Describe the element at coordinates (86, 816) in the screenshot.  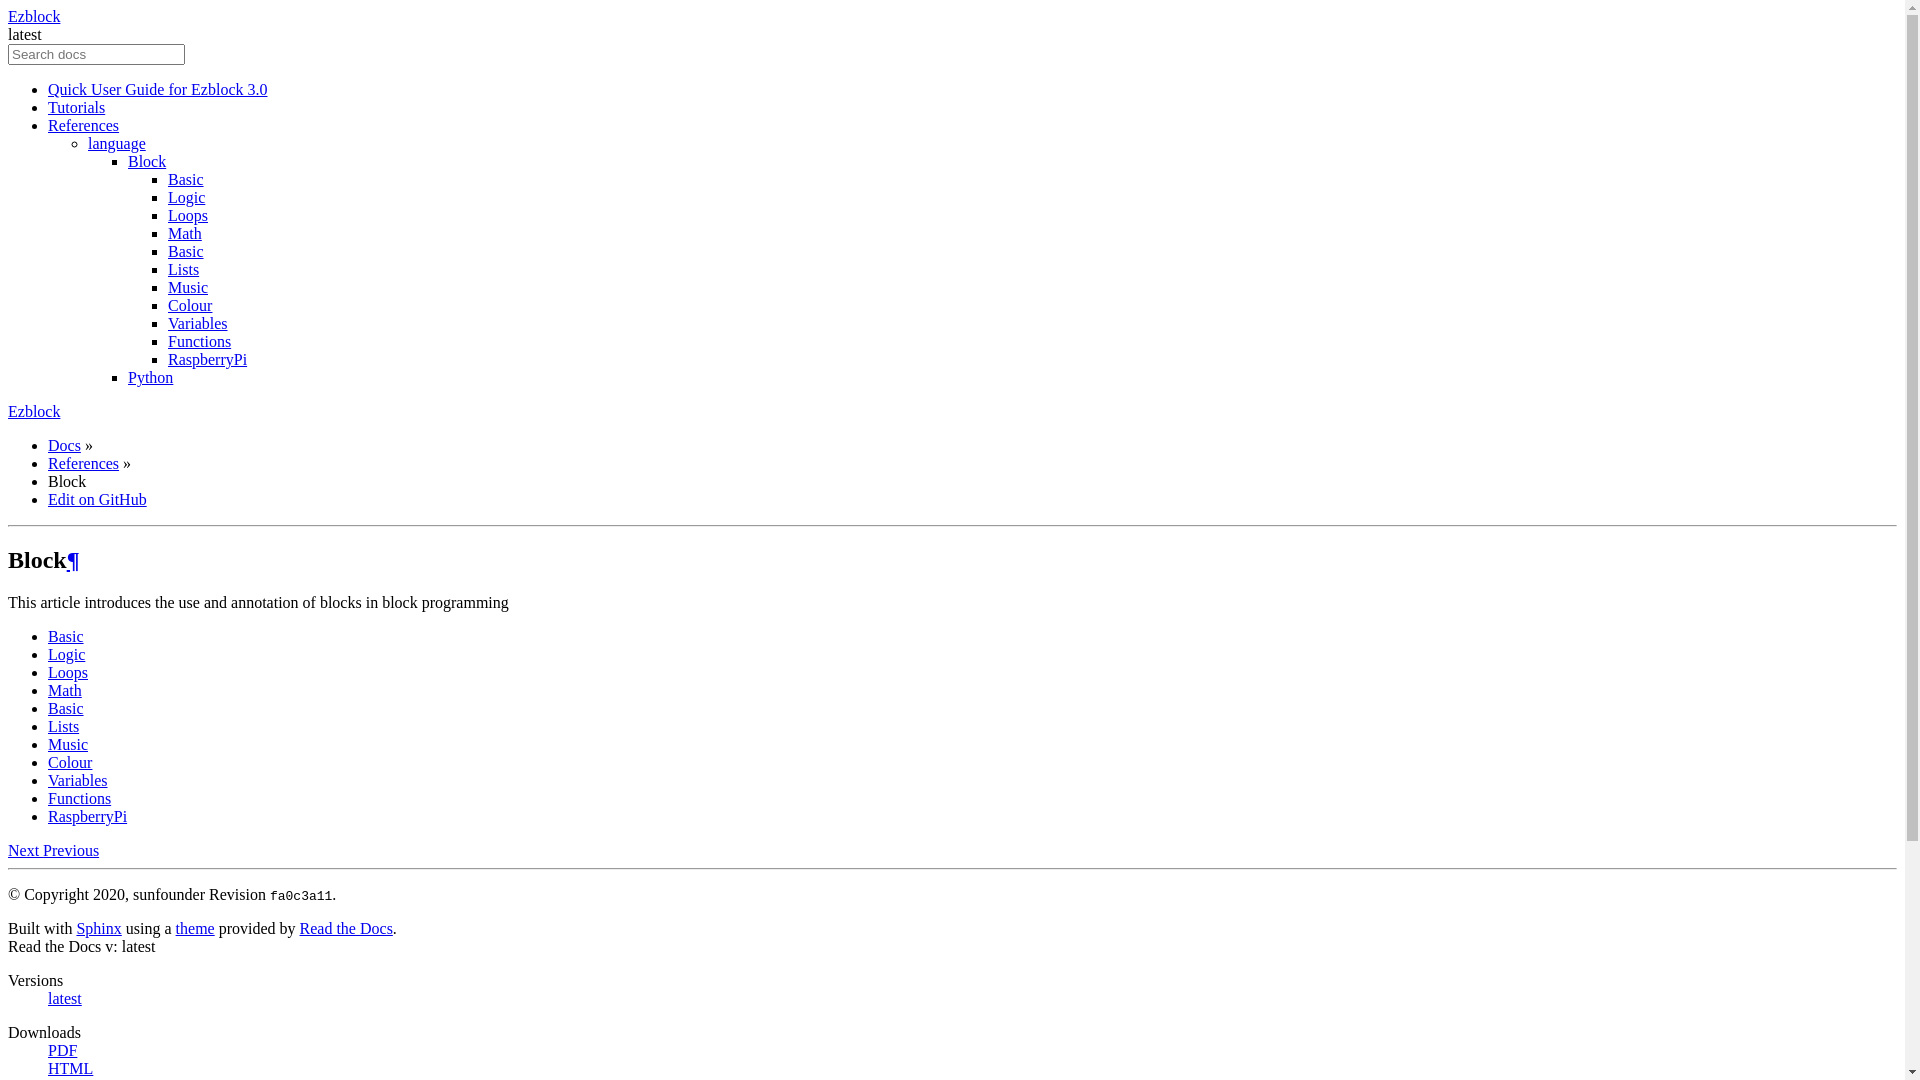
I see `'RaspberryPi'` at that location.